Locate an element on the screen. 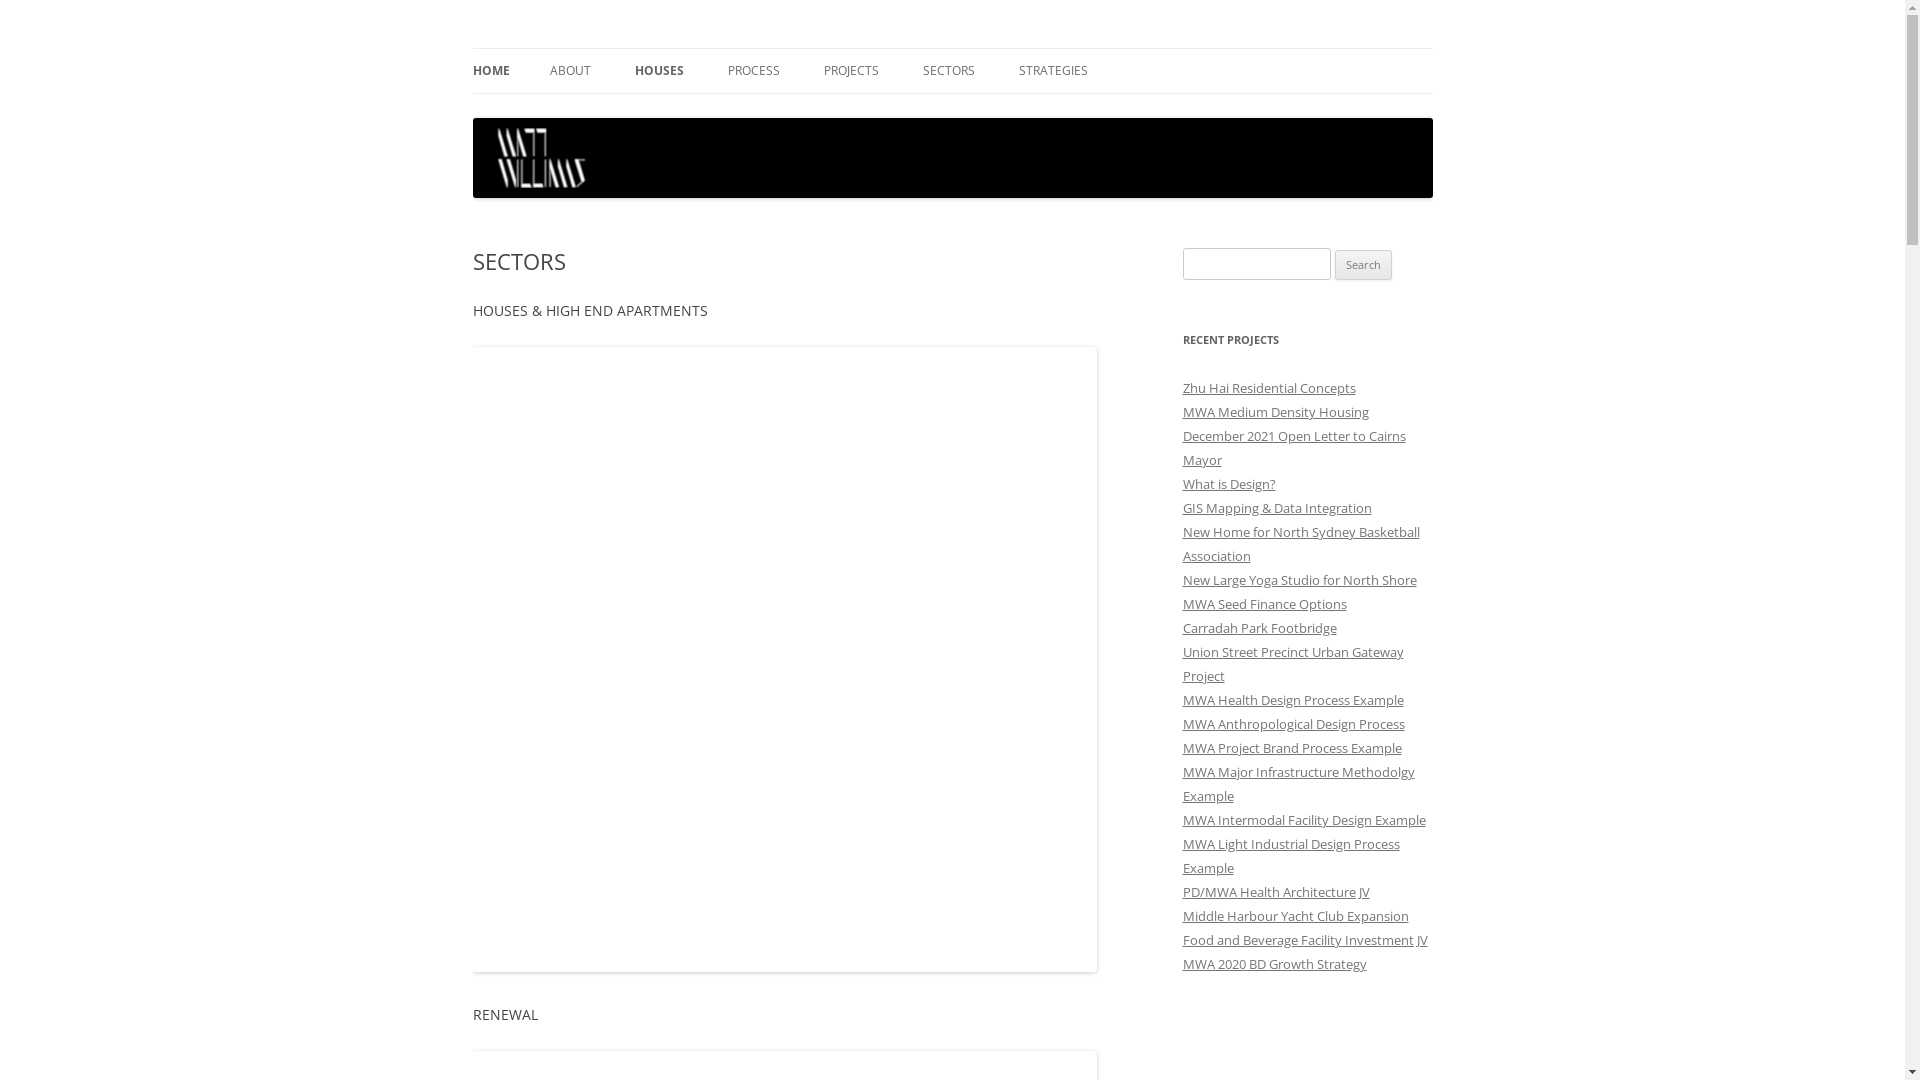 The height and width of the screenshot is (1080, 1920). 'Zhu Hai Residential Concepts' is located at coordinates (1181, 388).